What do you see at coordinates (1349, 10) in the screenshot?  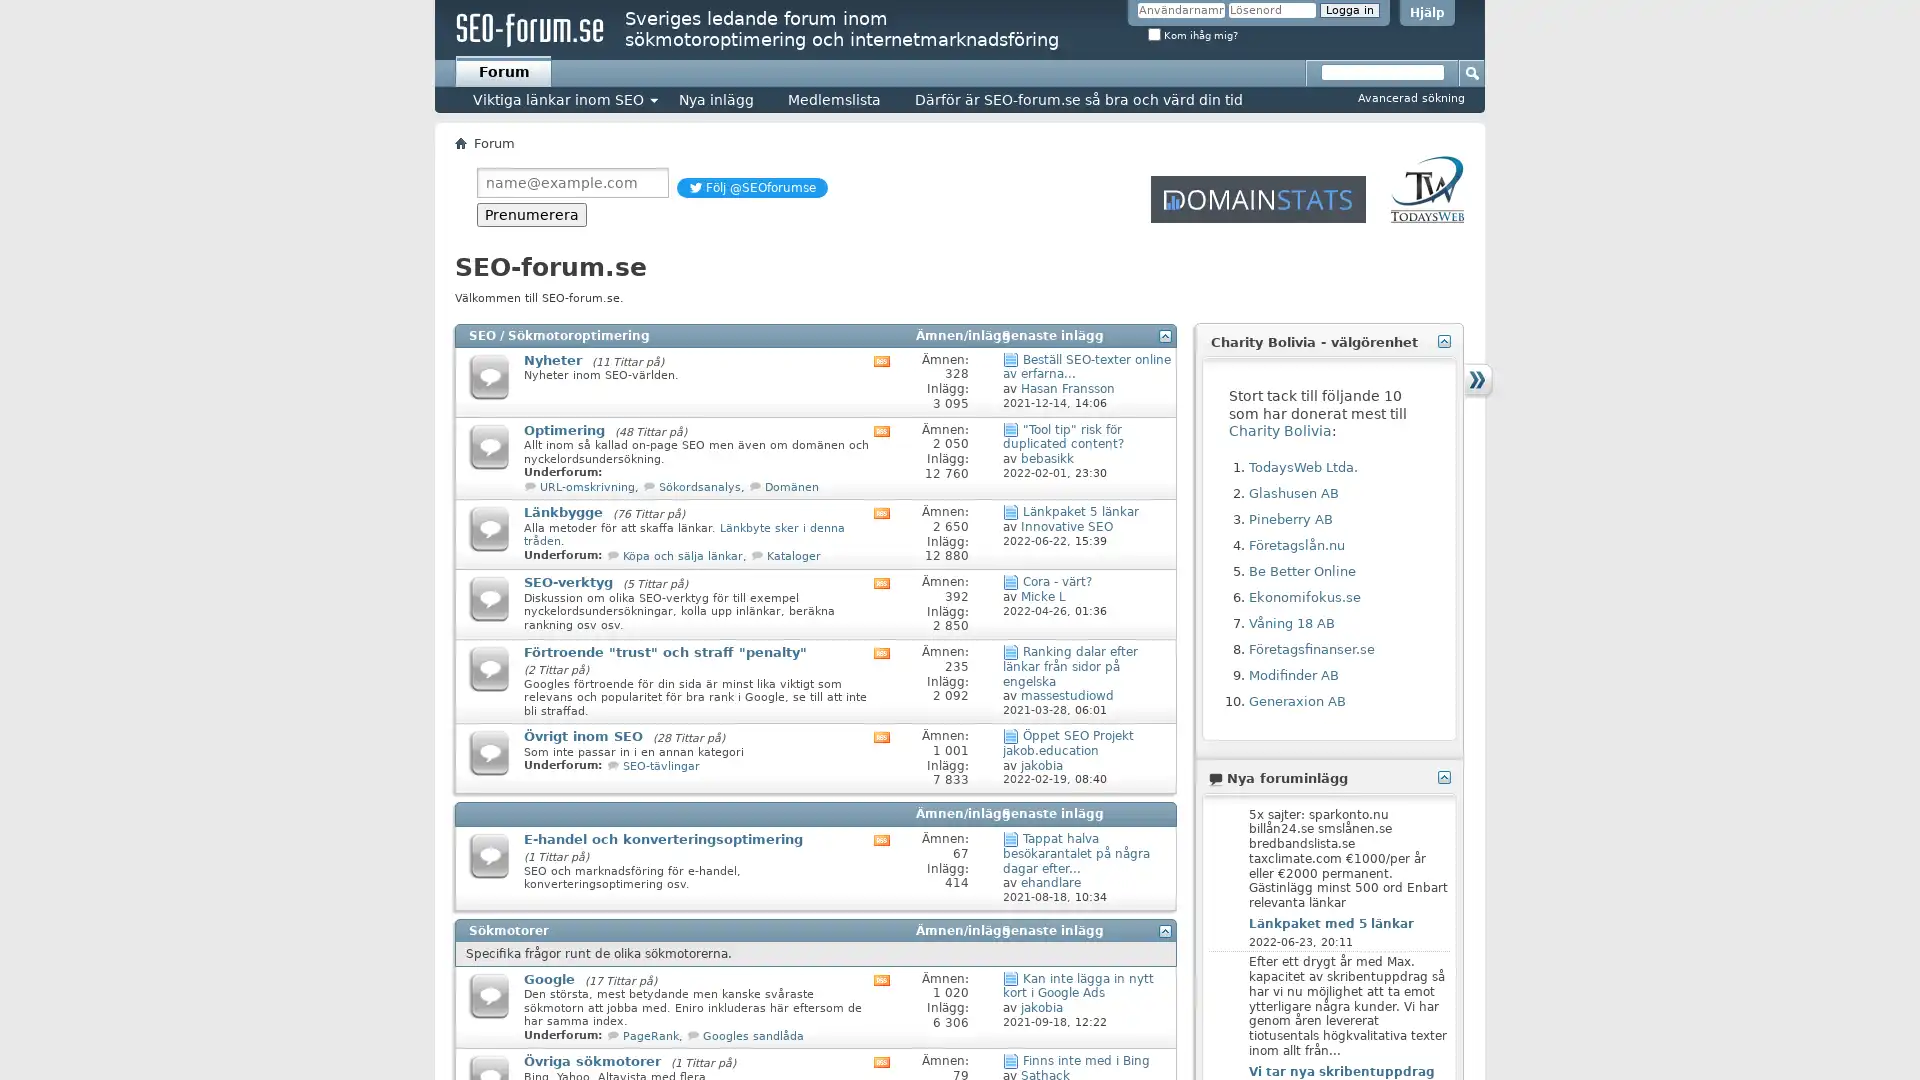 I see `Logga in` at bounding box center [1349, 10].